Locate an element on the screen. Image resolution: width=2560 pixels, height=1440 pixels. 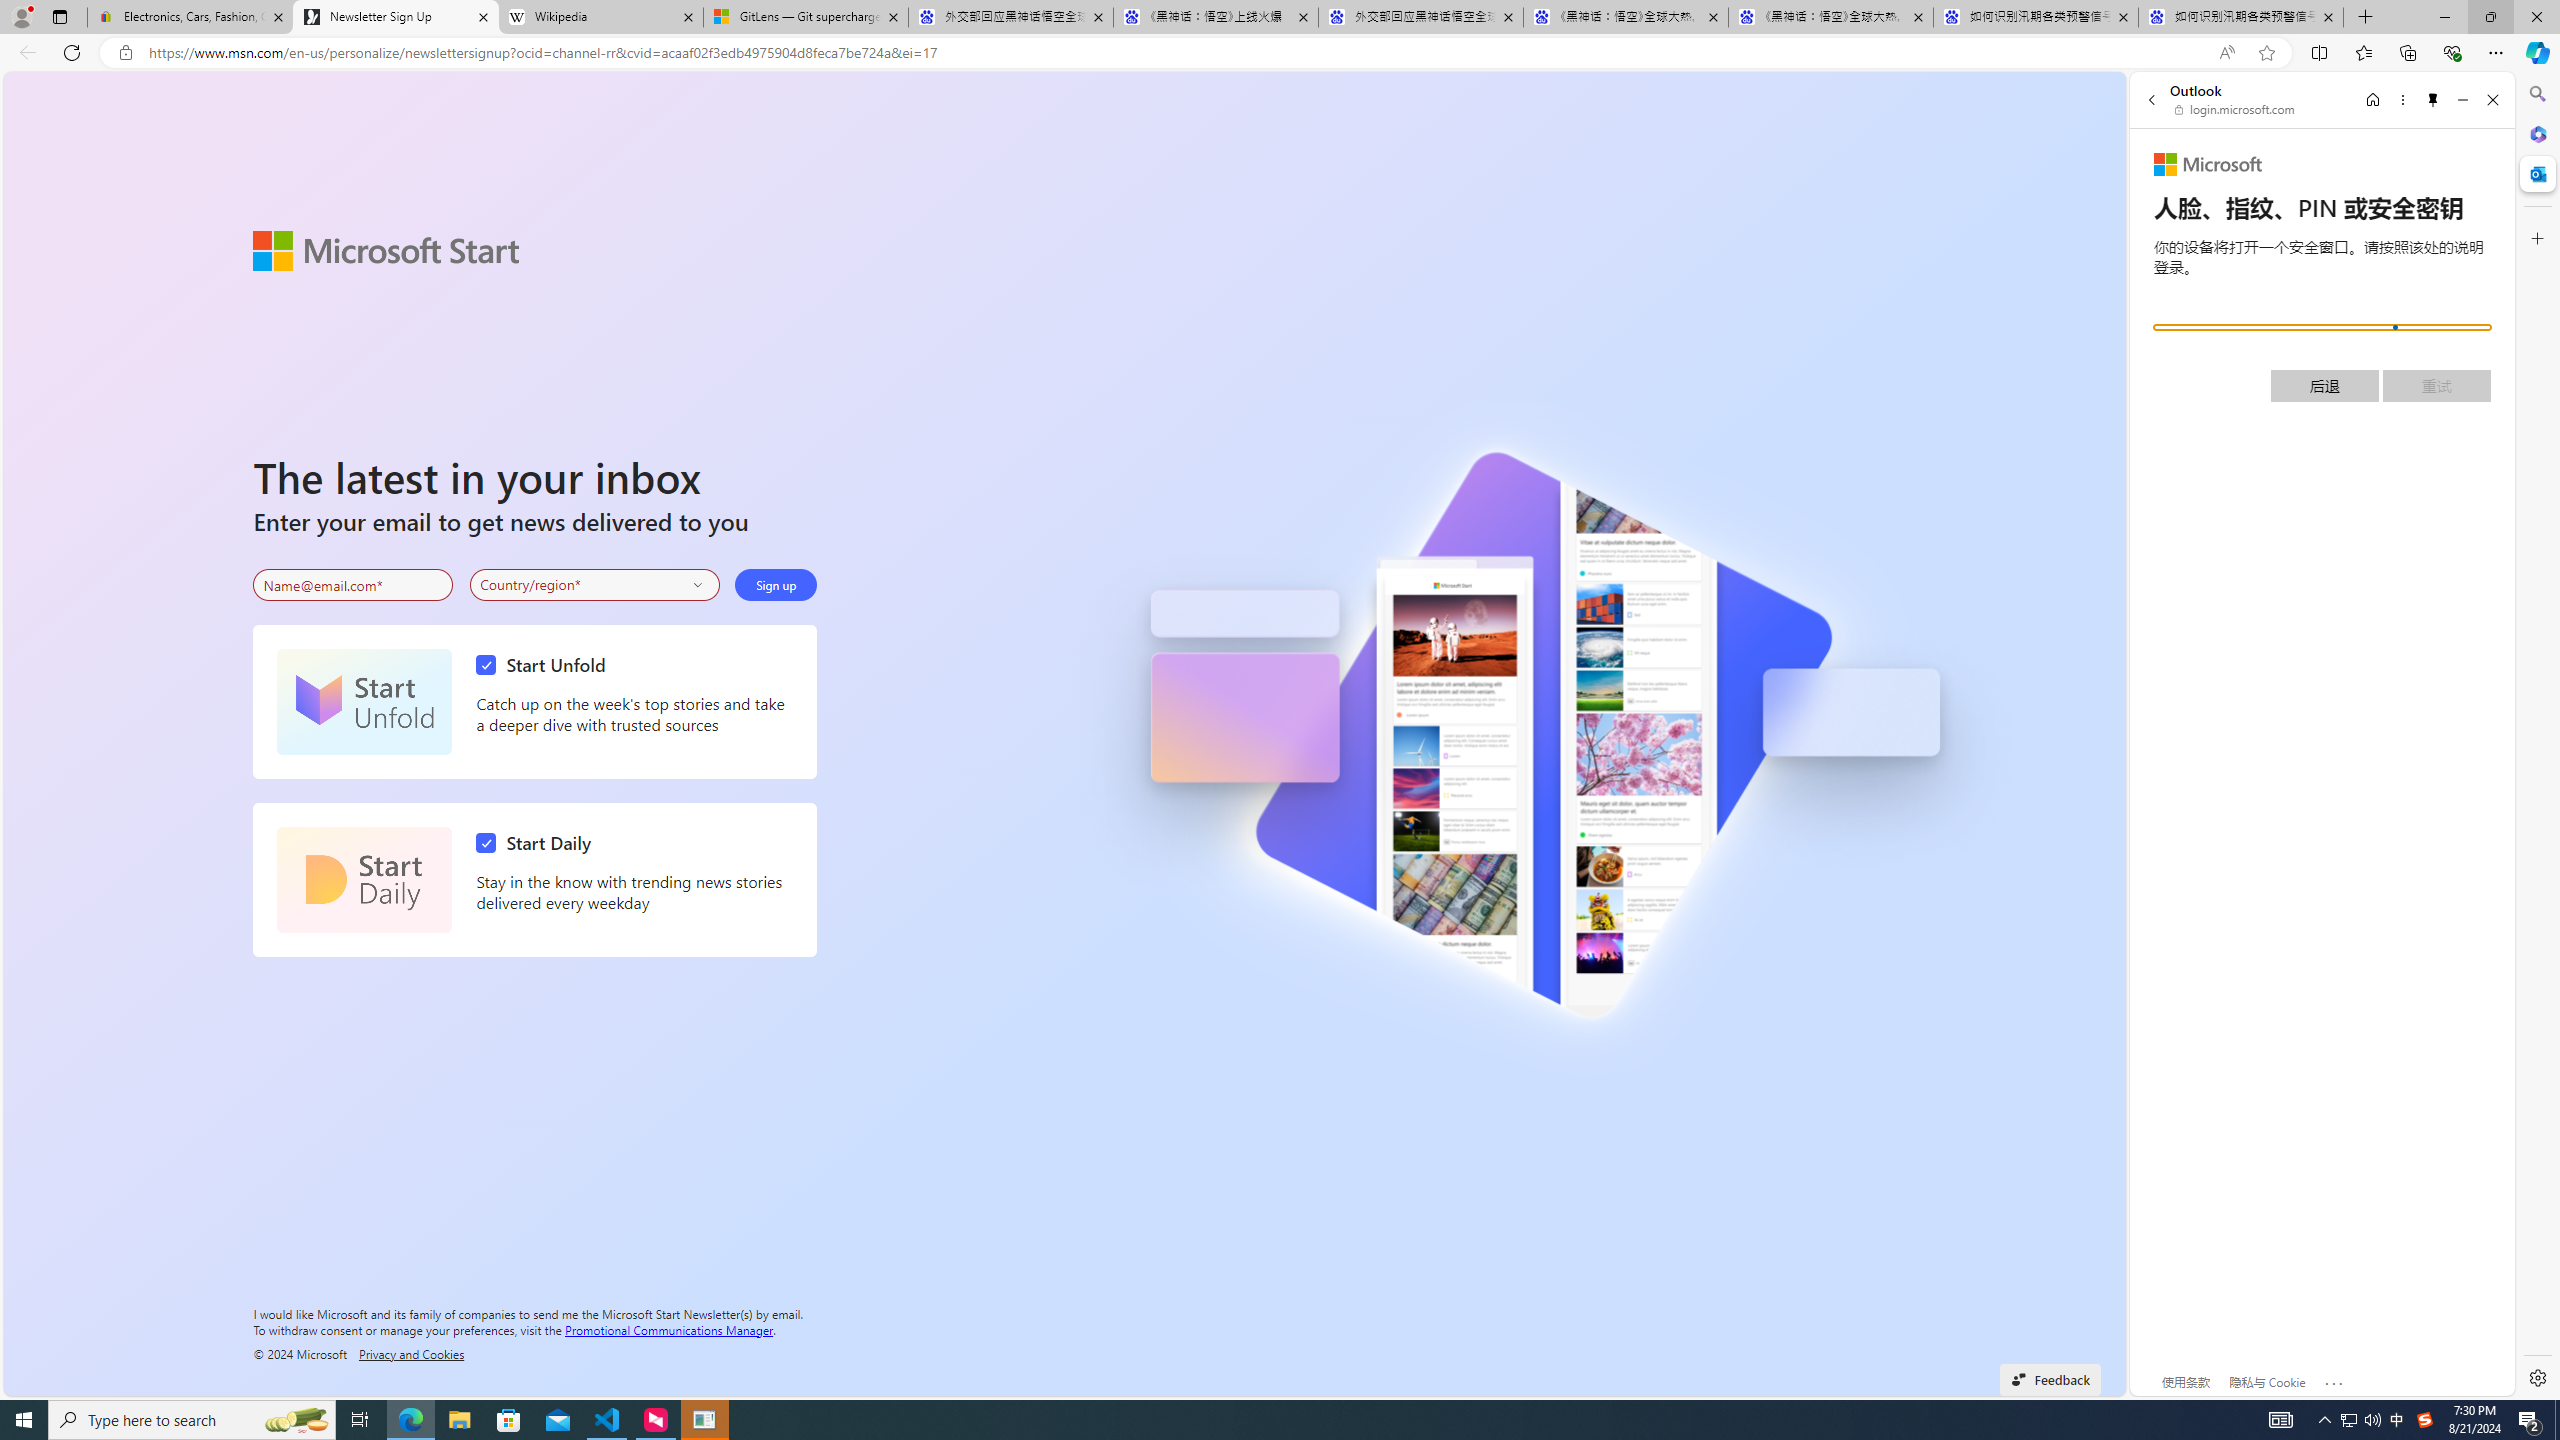
'Electronics, Cars, Fashion, Collectibles & More | eBay' is located at coordinates (189, 16).